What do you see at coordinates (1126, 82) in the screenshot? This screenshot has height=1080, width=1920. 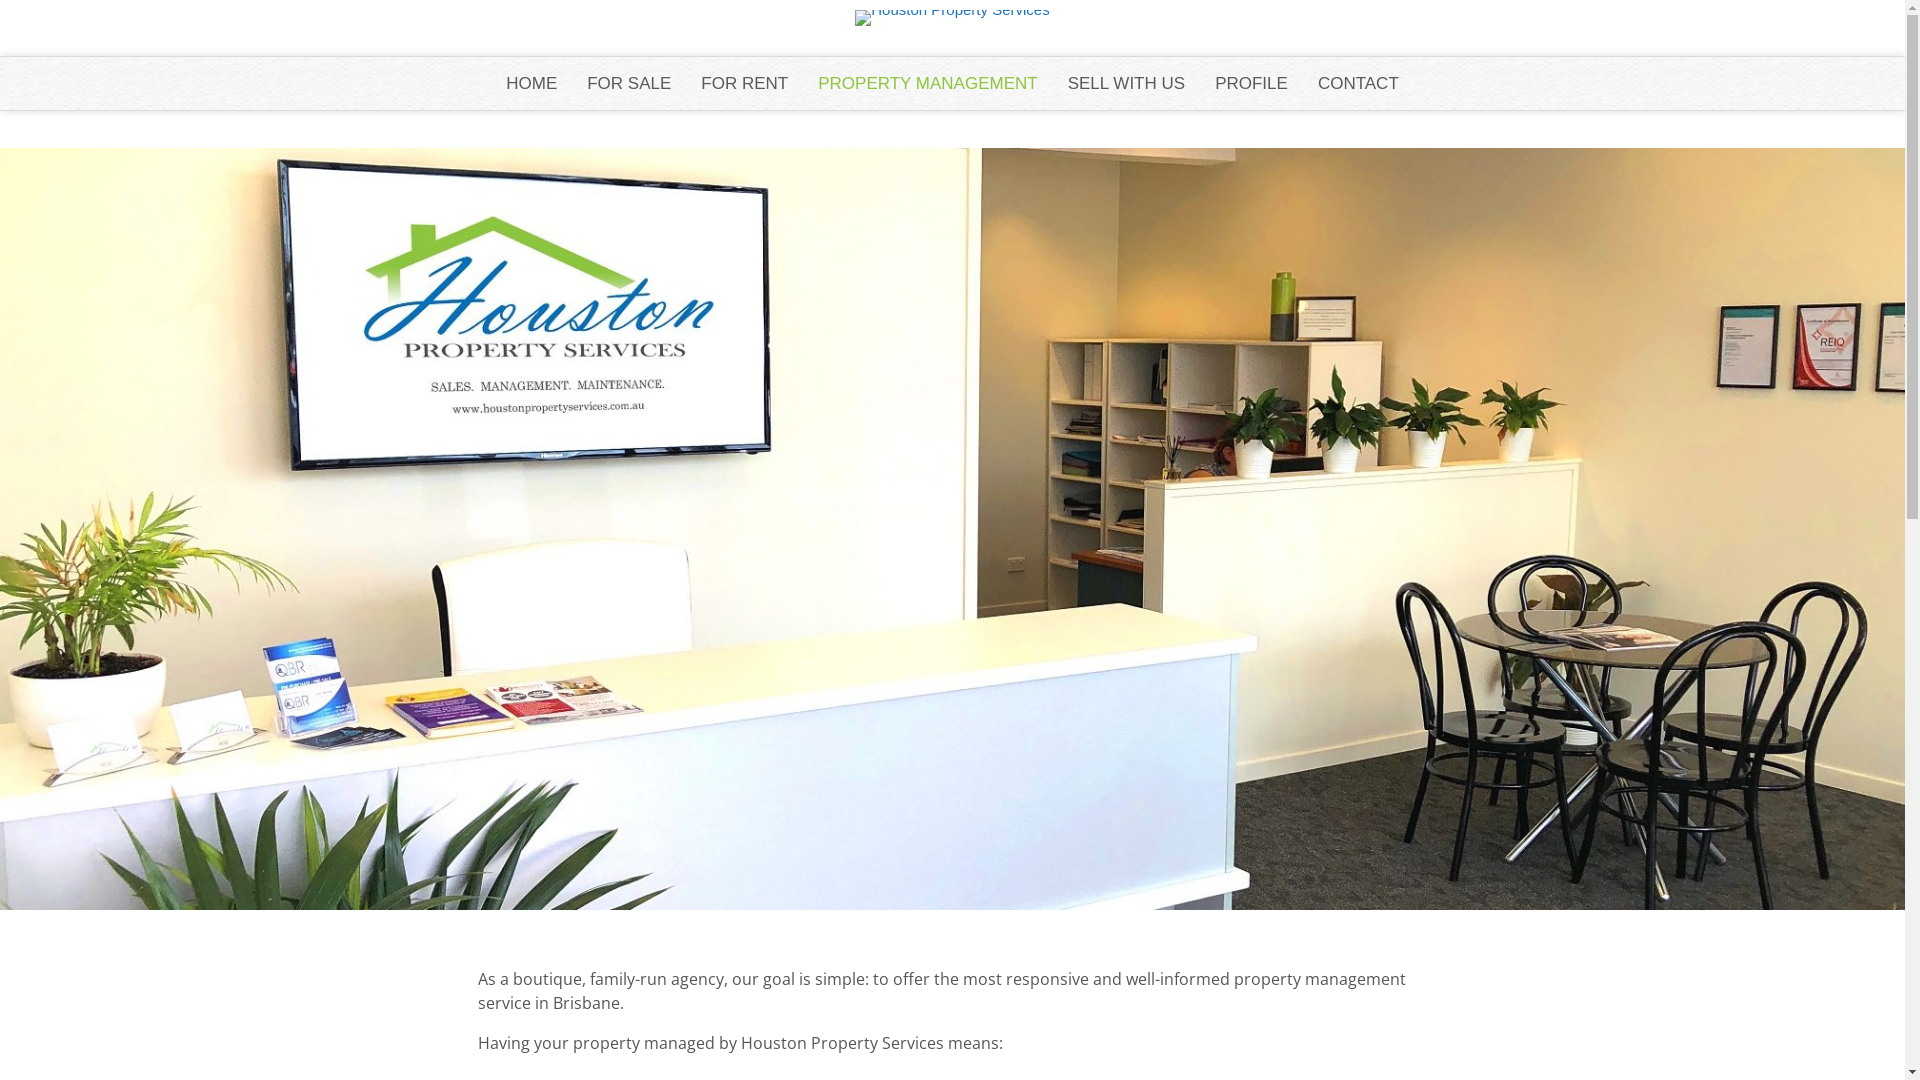 I see `'SELL WITH US'` at bounding box center [1126, 82].